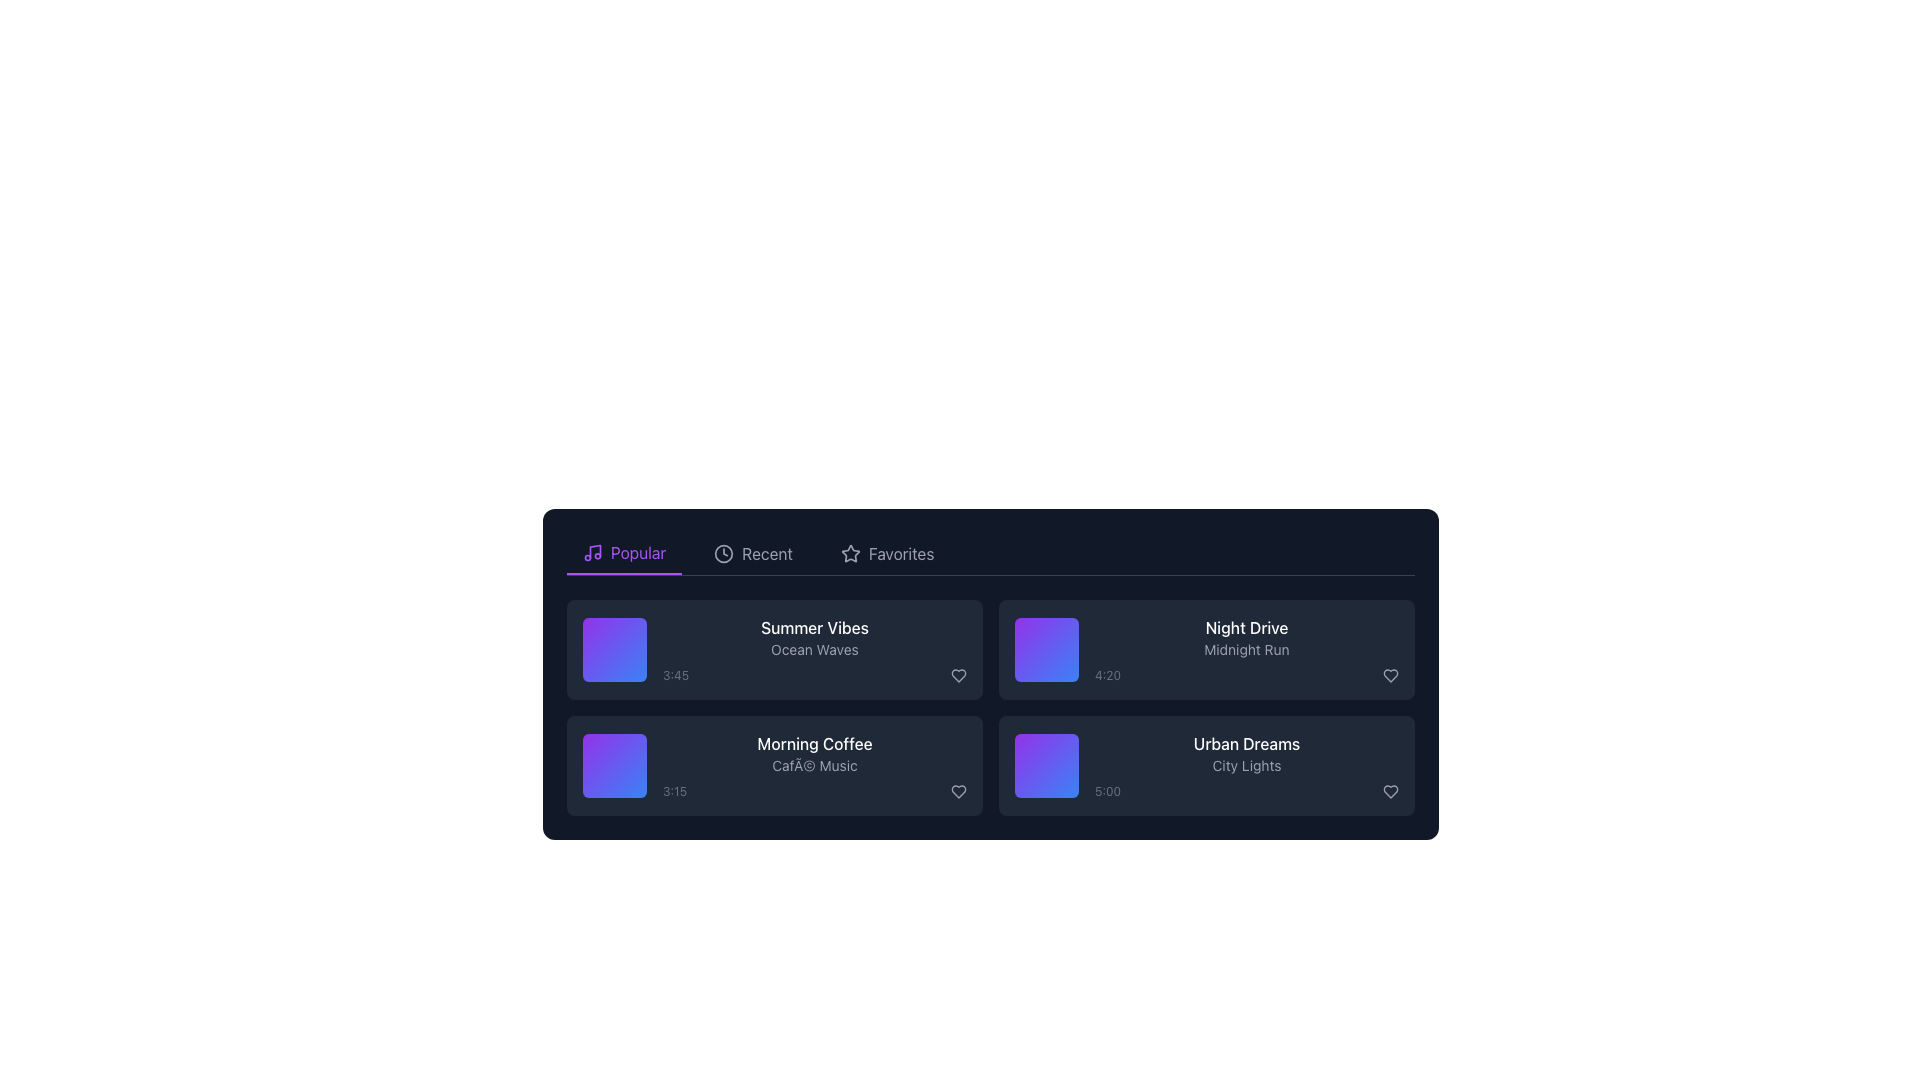  What do you see at coordinates (723, 554) in the screenshot?
I see `the 'Recent' icon located in the header navigation bar, adjacent to the 'Recent' label and before the 'Favorites' icon` at bounding box center [723, 554].